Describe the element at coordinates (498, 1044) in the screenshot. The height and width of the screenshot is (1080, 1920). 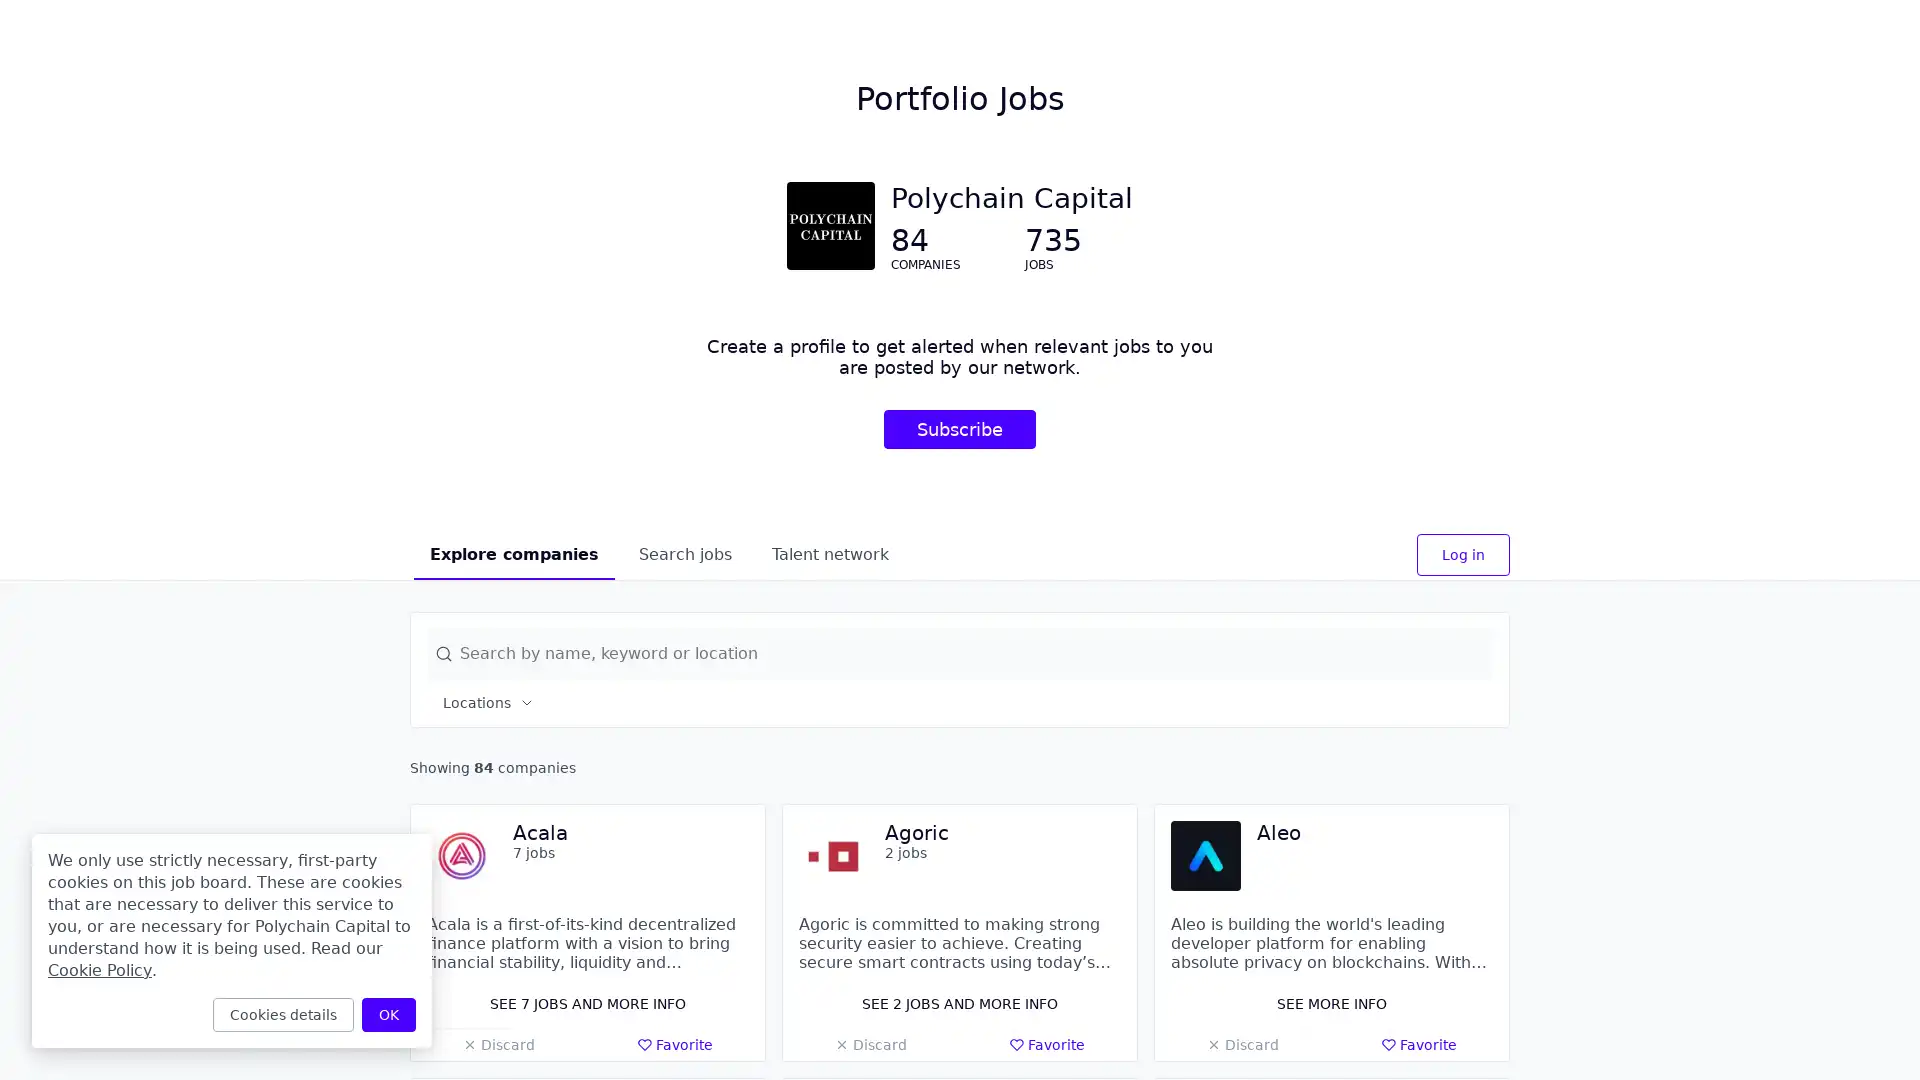
I see `Discard` at that location.